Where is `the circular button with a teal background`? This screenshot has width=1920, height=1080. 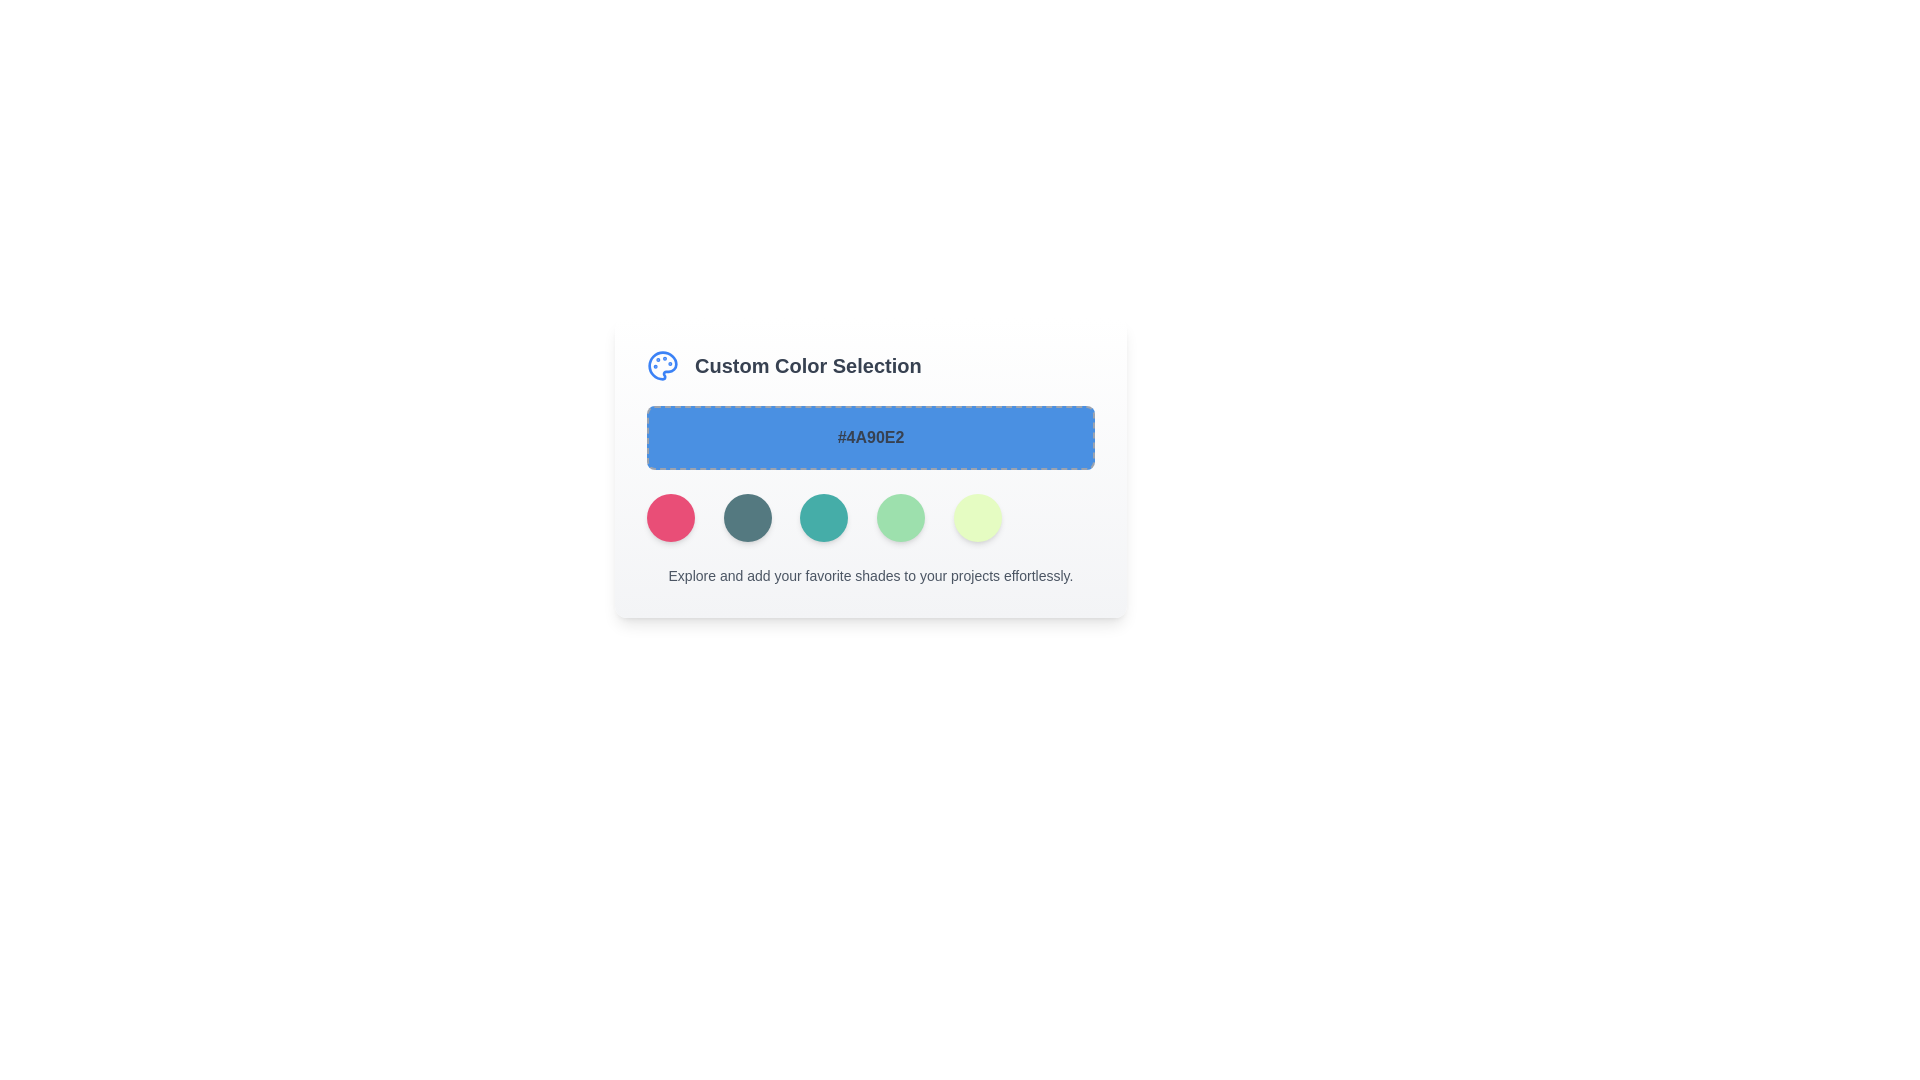 the circular button with a teal background is located at coordinates (746, 516).